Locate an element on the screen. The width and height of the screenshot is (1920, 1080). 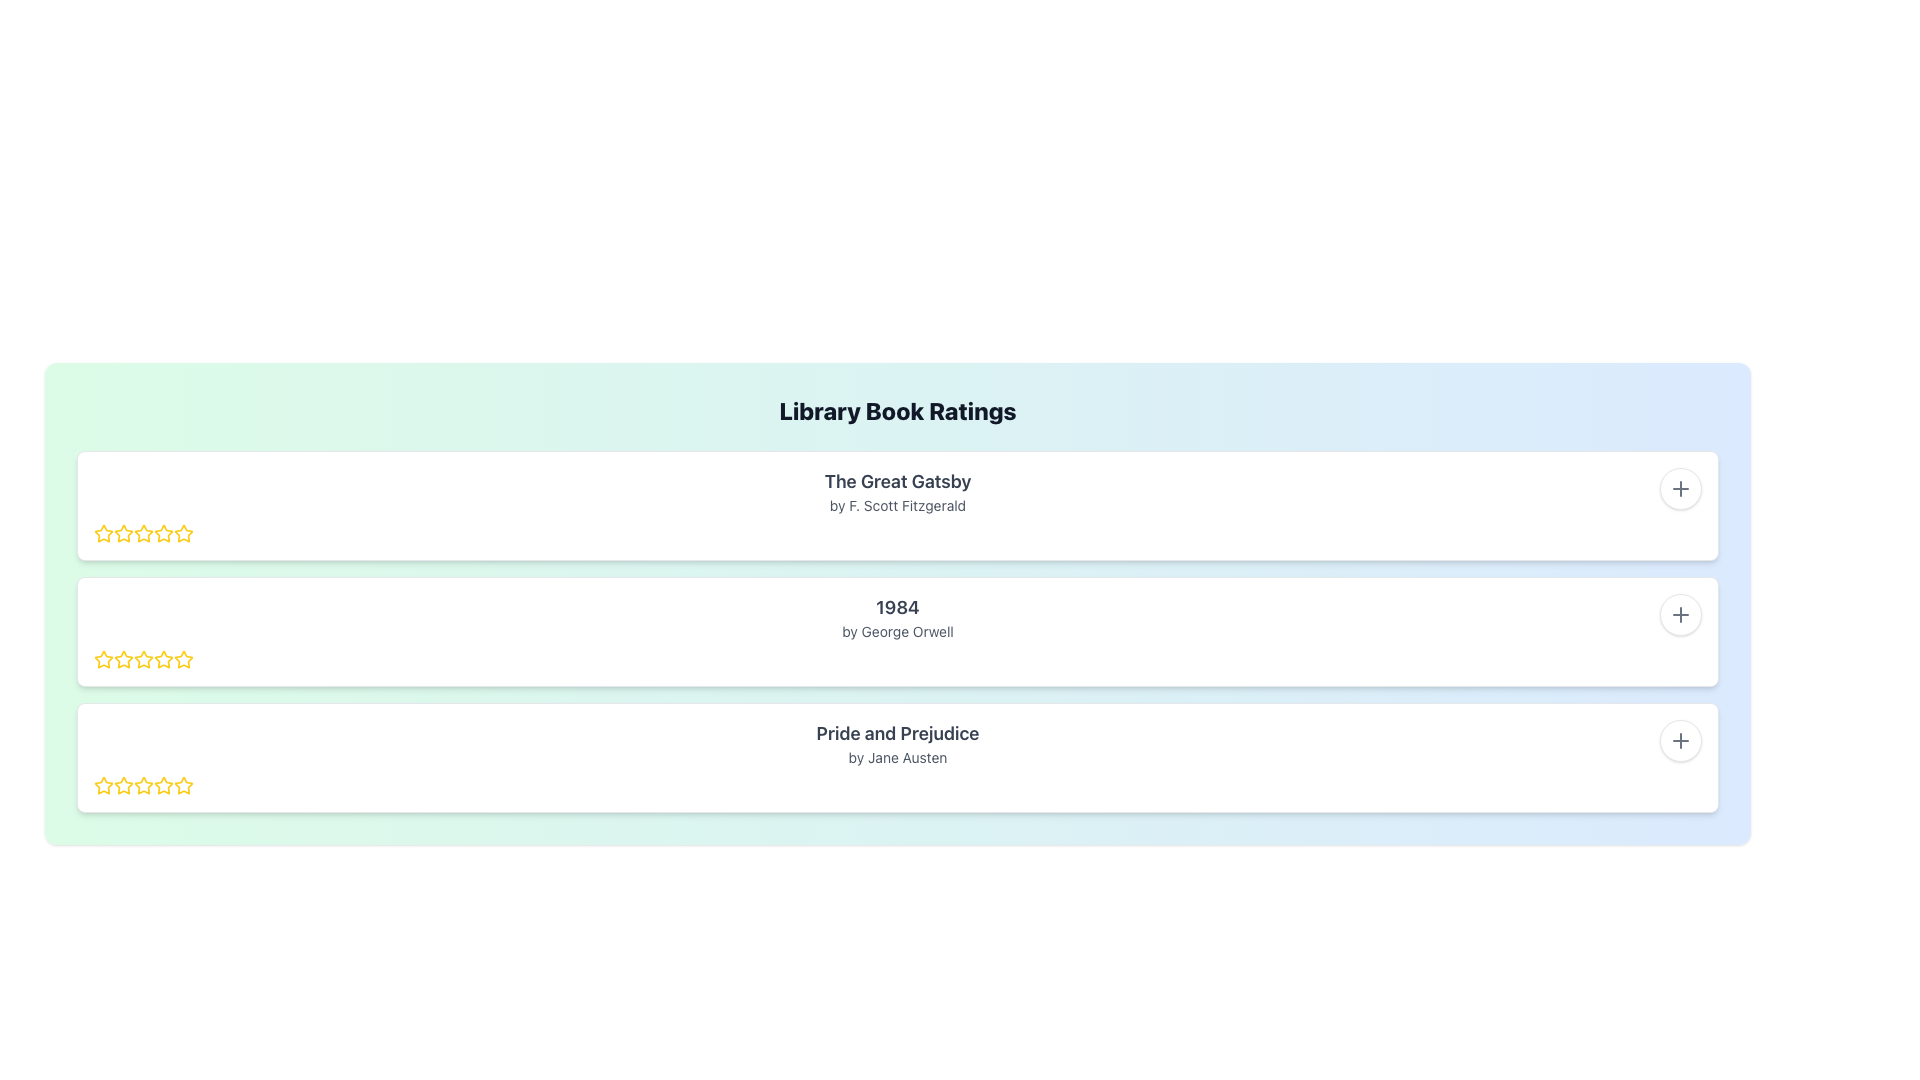
the star icon with a yellow outline and white fill, located in the third item of the 'Library Book Ratings' list, corresponding to the book 'Pride and Prejudice' is located at coordinates (103, 784).